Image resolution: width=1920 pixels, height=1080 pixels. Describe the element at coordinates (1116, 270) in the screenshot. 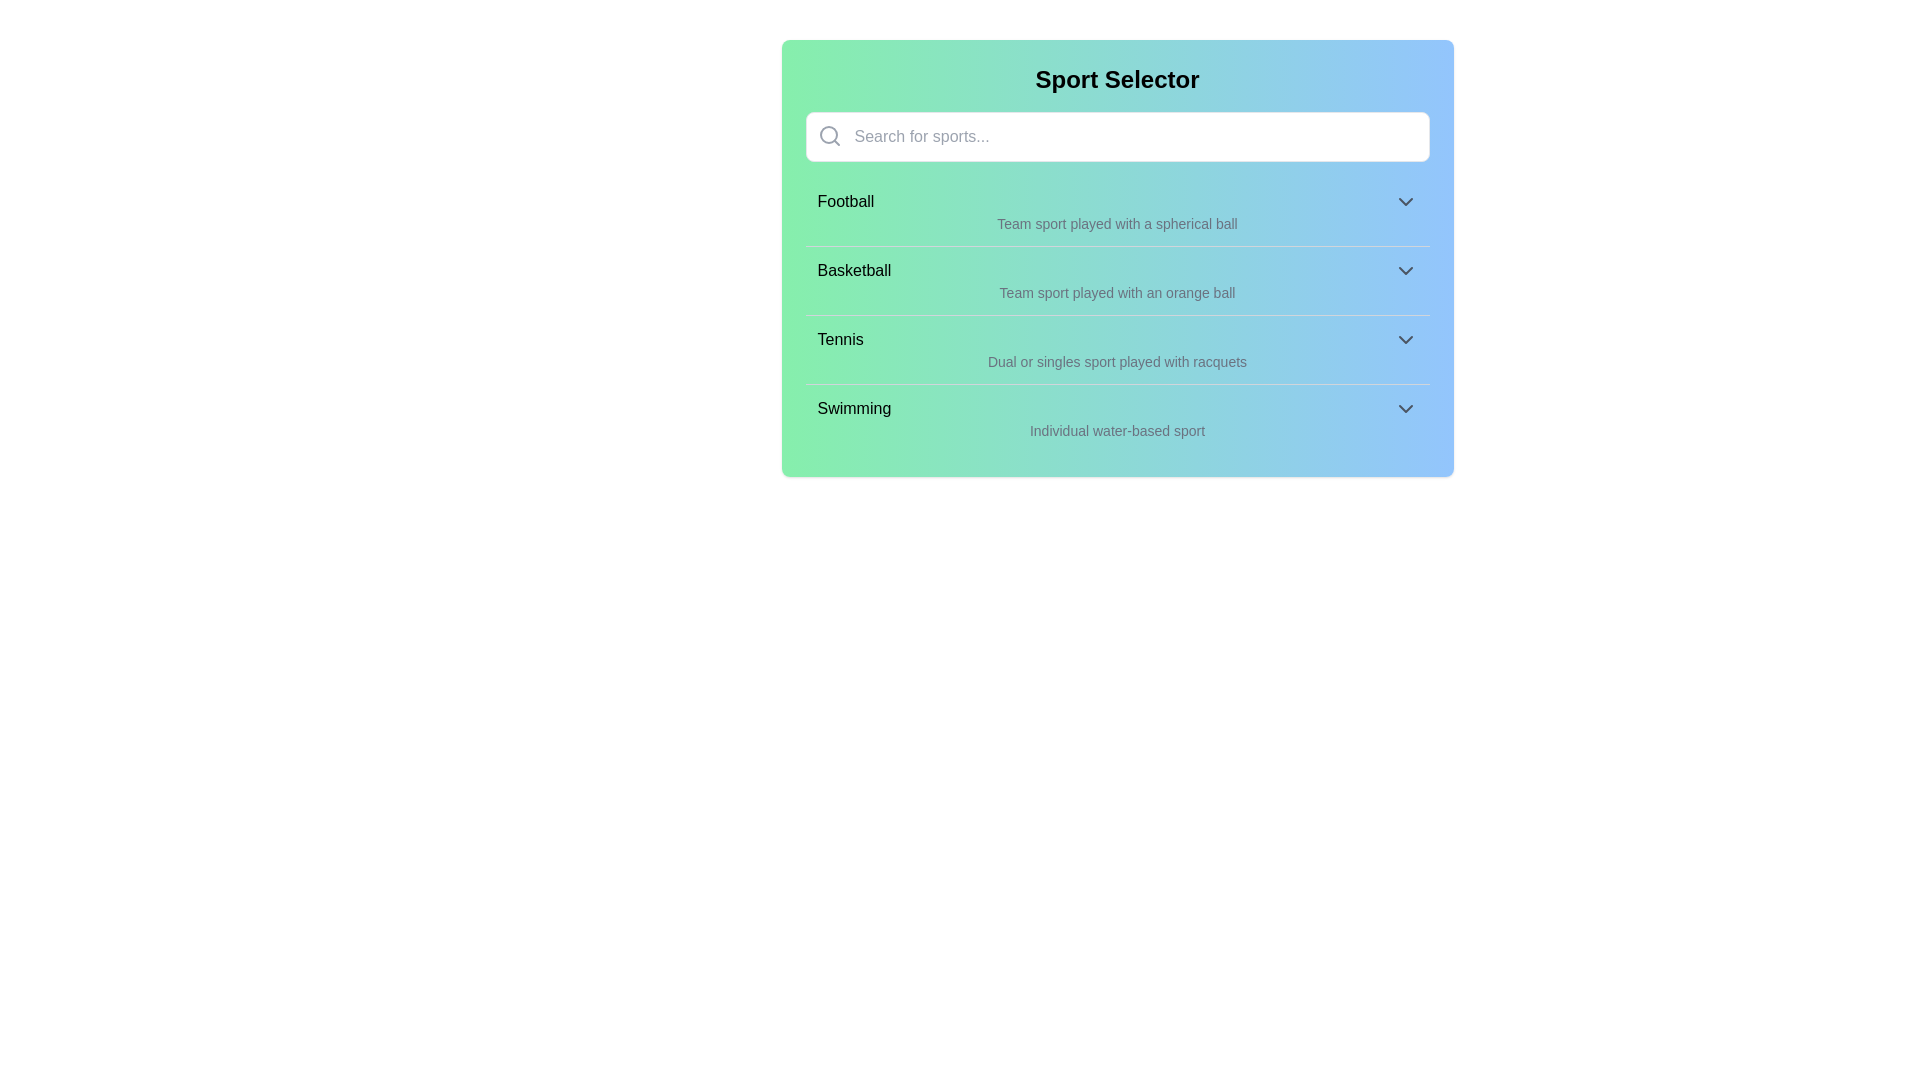

I see `the selectable list item for 'Basketball' in the 'Sport Selector'` at that location.